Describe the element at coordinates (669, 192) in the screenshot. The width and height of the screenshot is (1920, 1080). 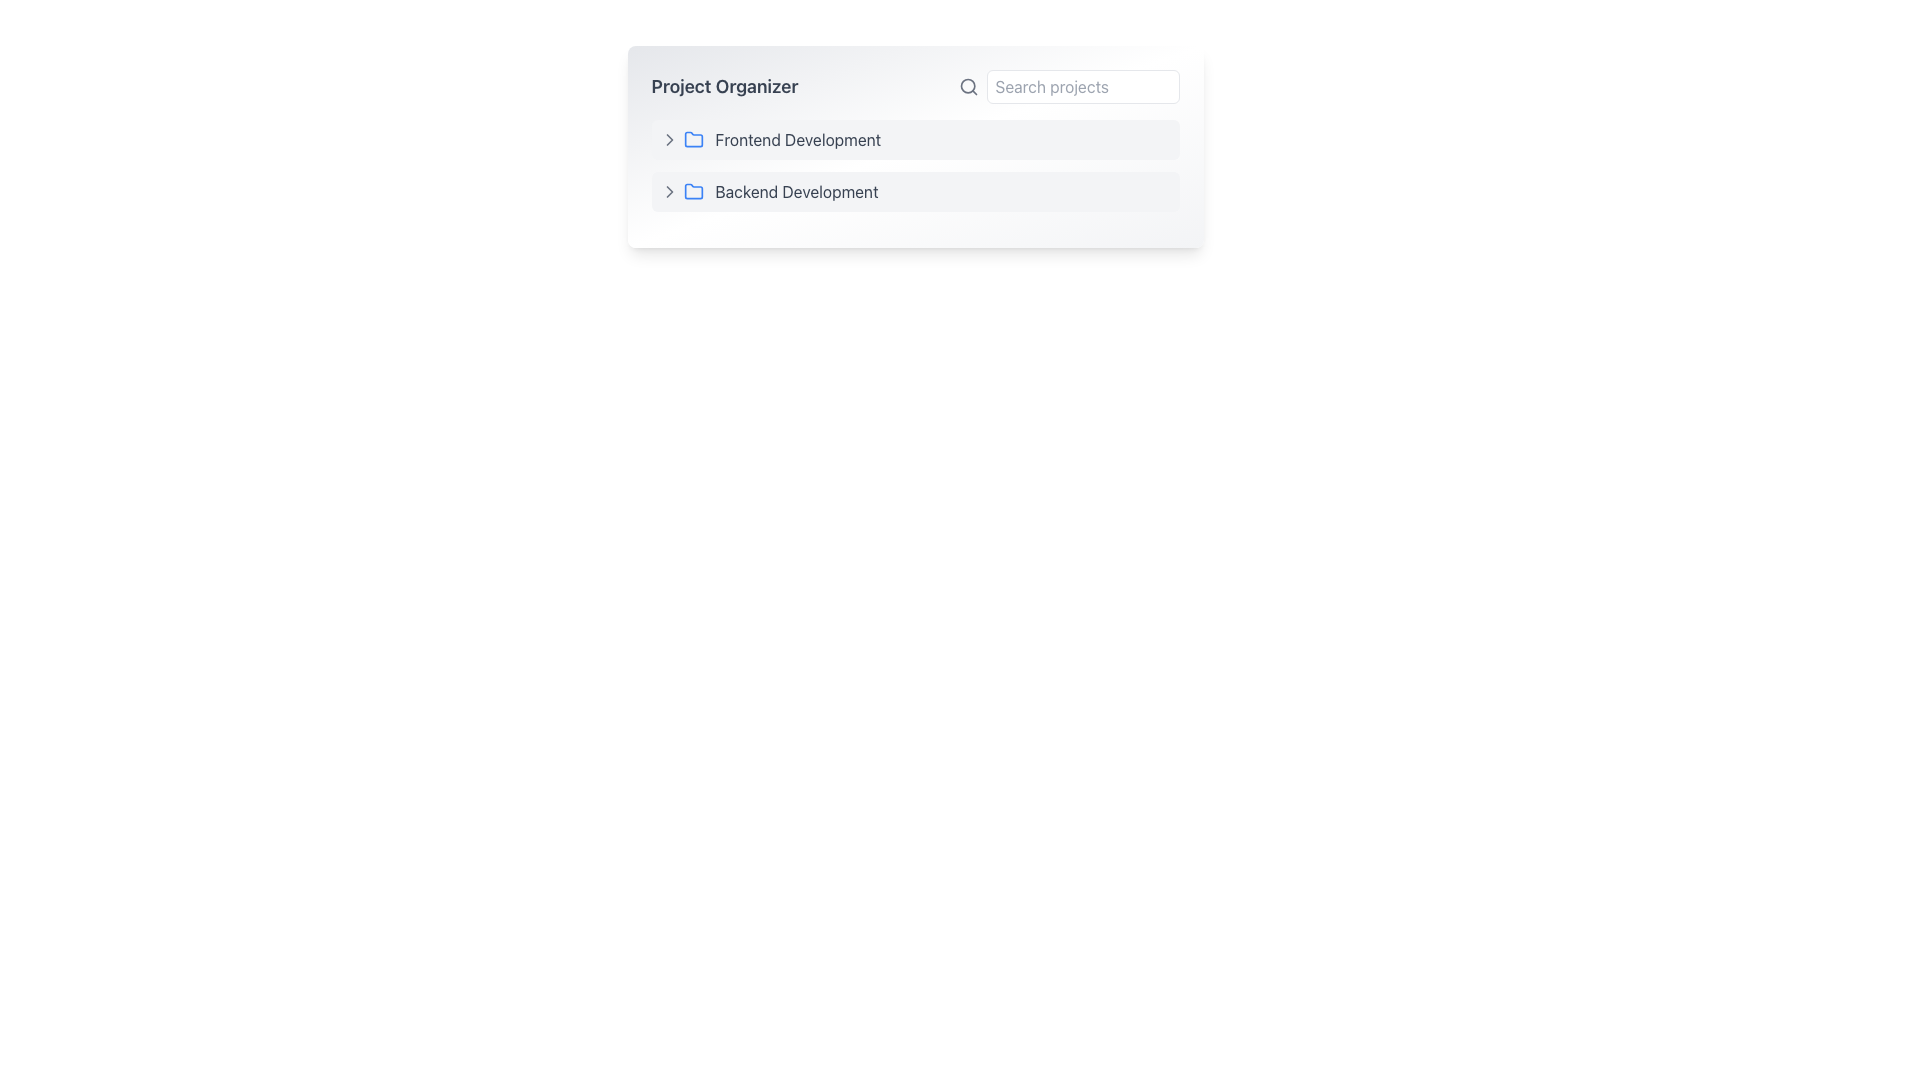
I see `the toggle icon located in the second item row of the directory list adjacent to 'Backend Development'` at that location.